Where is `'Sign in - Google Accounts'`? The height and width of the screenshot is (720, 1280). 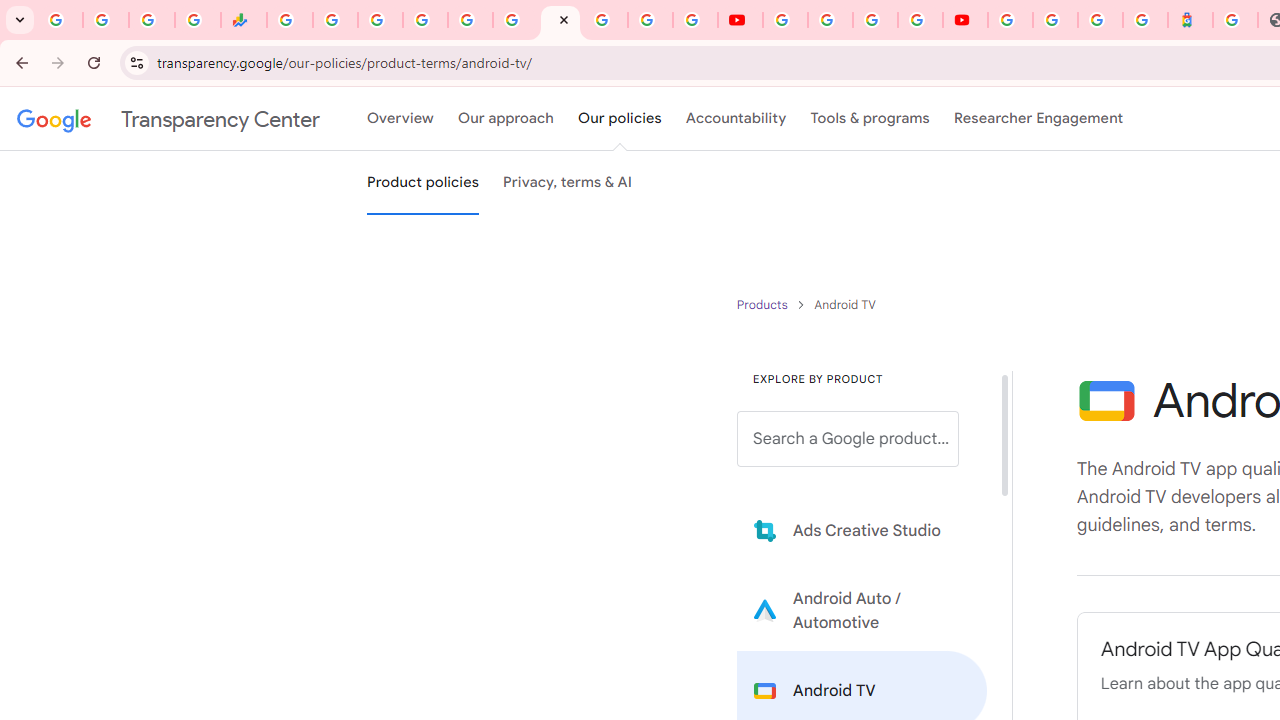
'Sign in - Google Accounts' is located at coordinates (1054, 20).